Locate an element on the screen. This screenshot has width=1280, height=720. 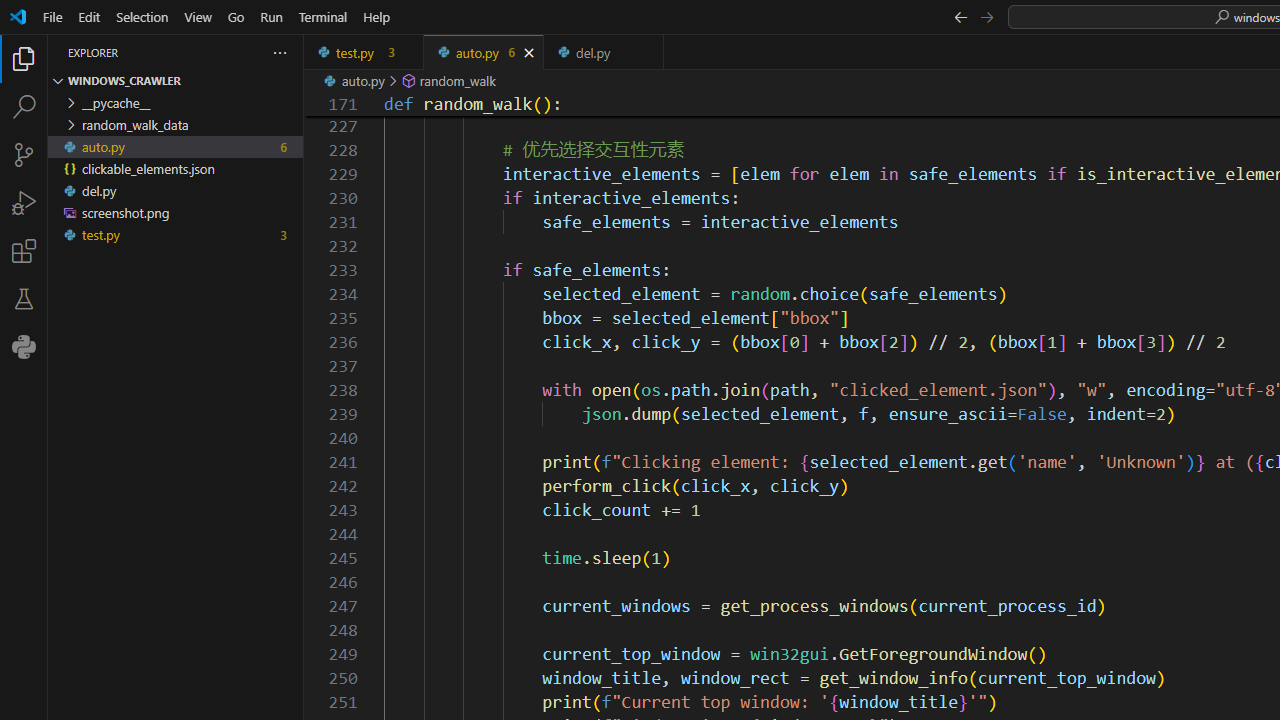
'Go Forward (Alt+RightArrow)' is located at coordinates (986, 16).